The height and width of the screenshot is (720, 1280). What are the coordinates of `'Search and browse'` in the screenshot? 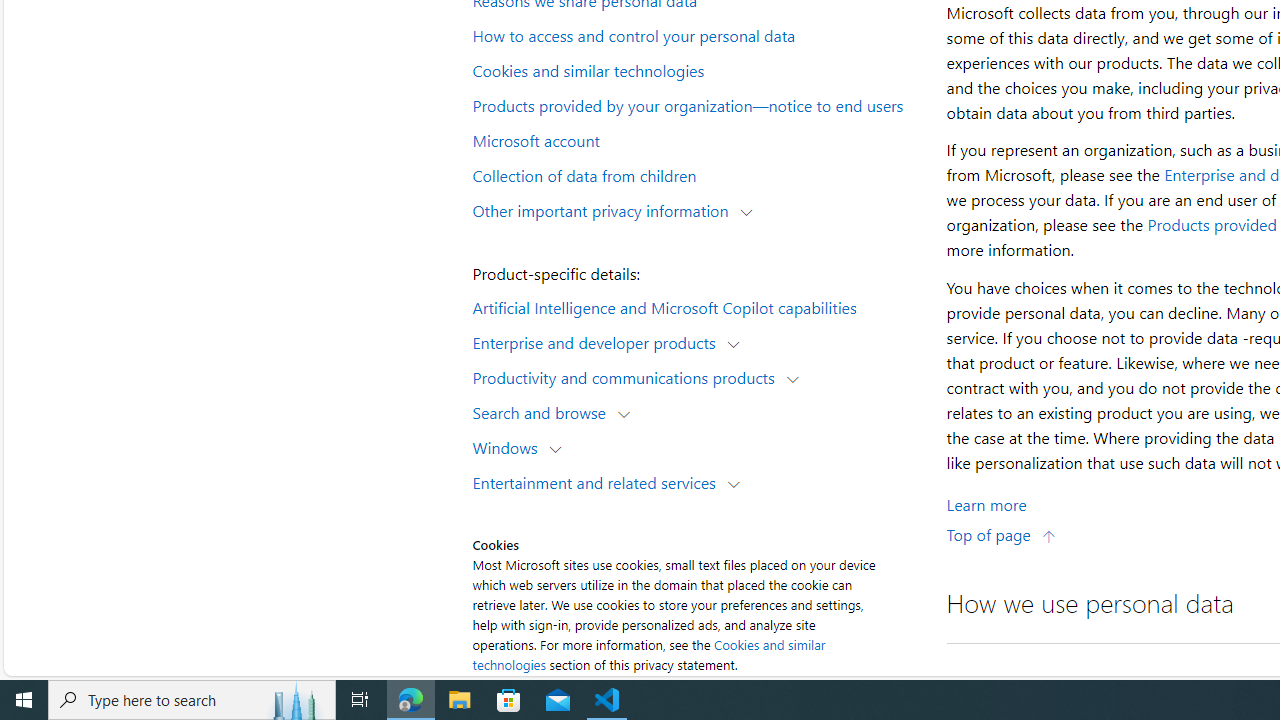 It's located at (544, 411).